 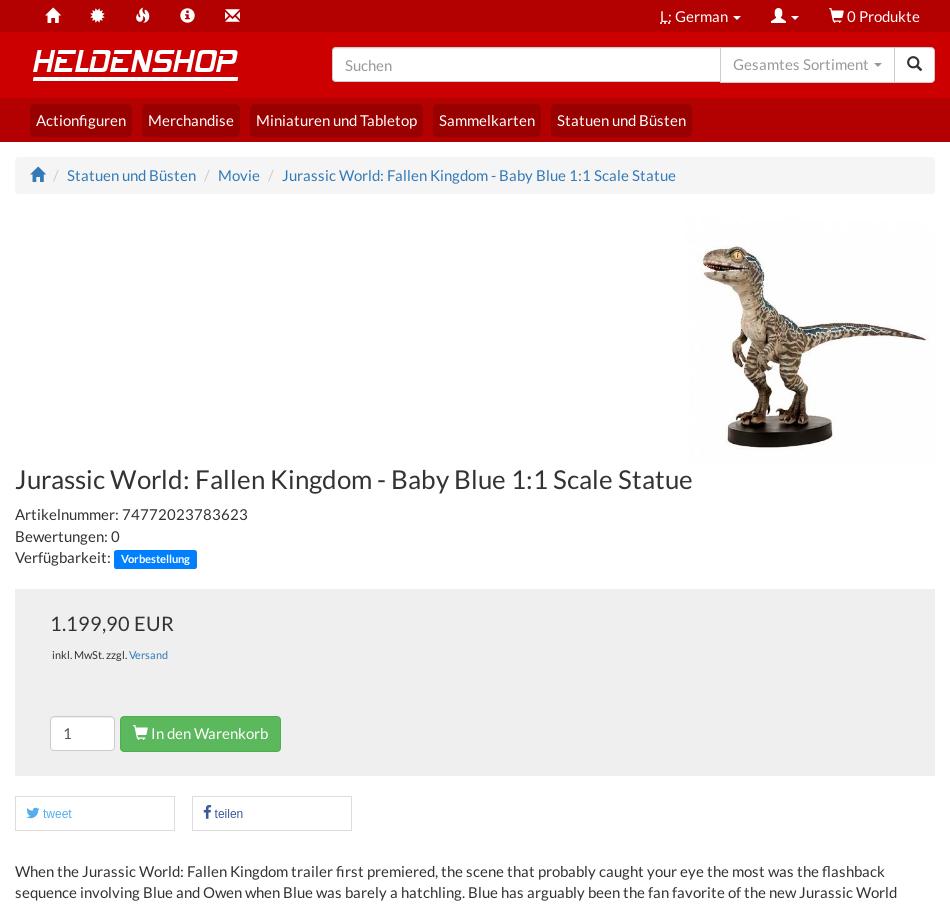 I want to click on 'tweet', so click(x=43, y=813).